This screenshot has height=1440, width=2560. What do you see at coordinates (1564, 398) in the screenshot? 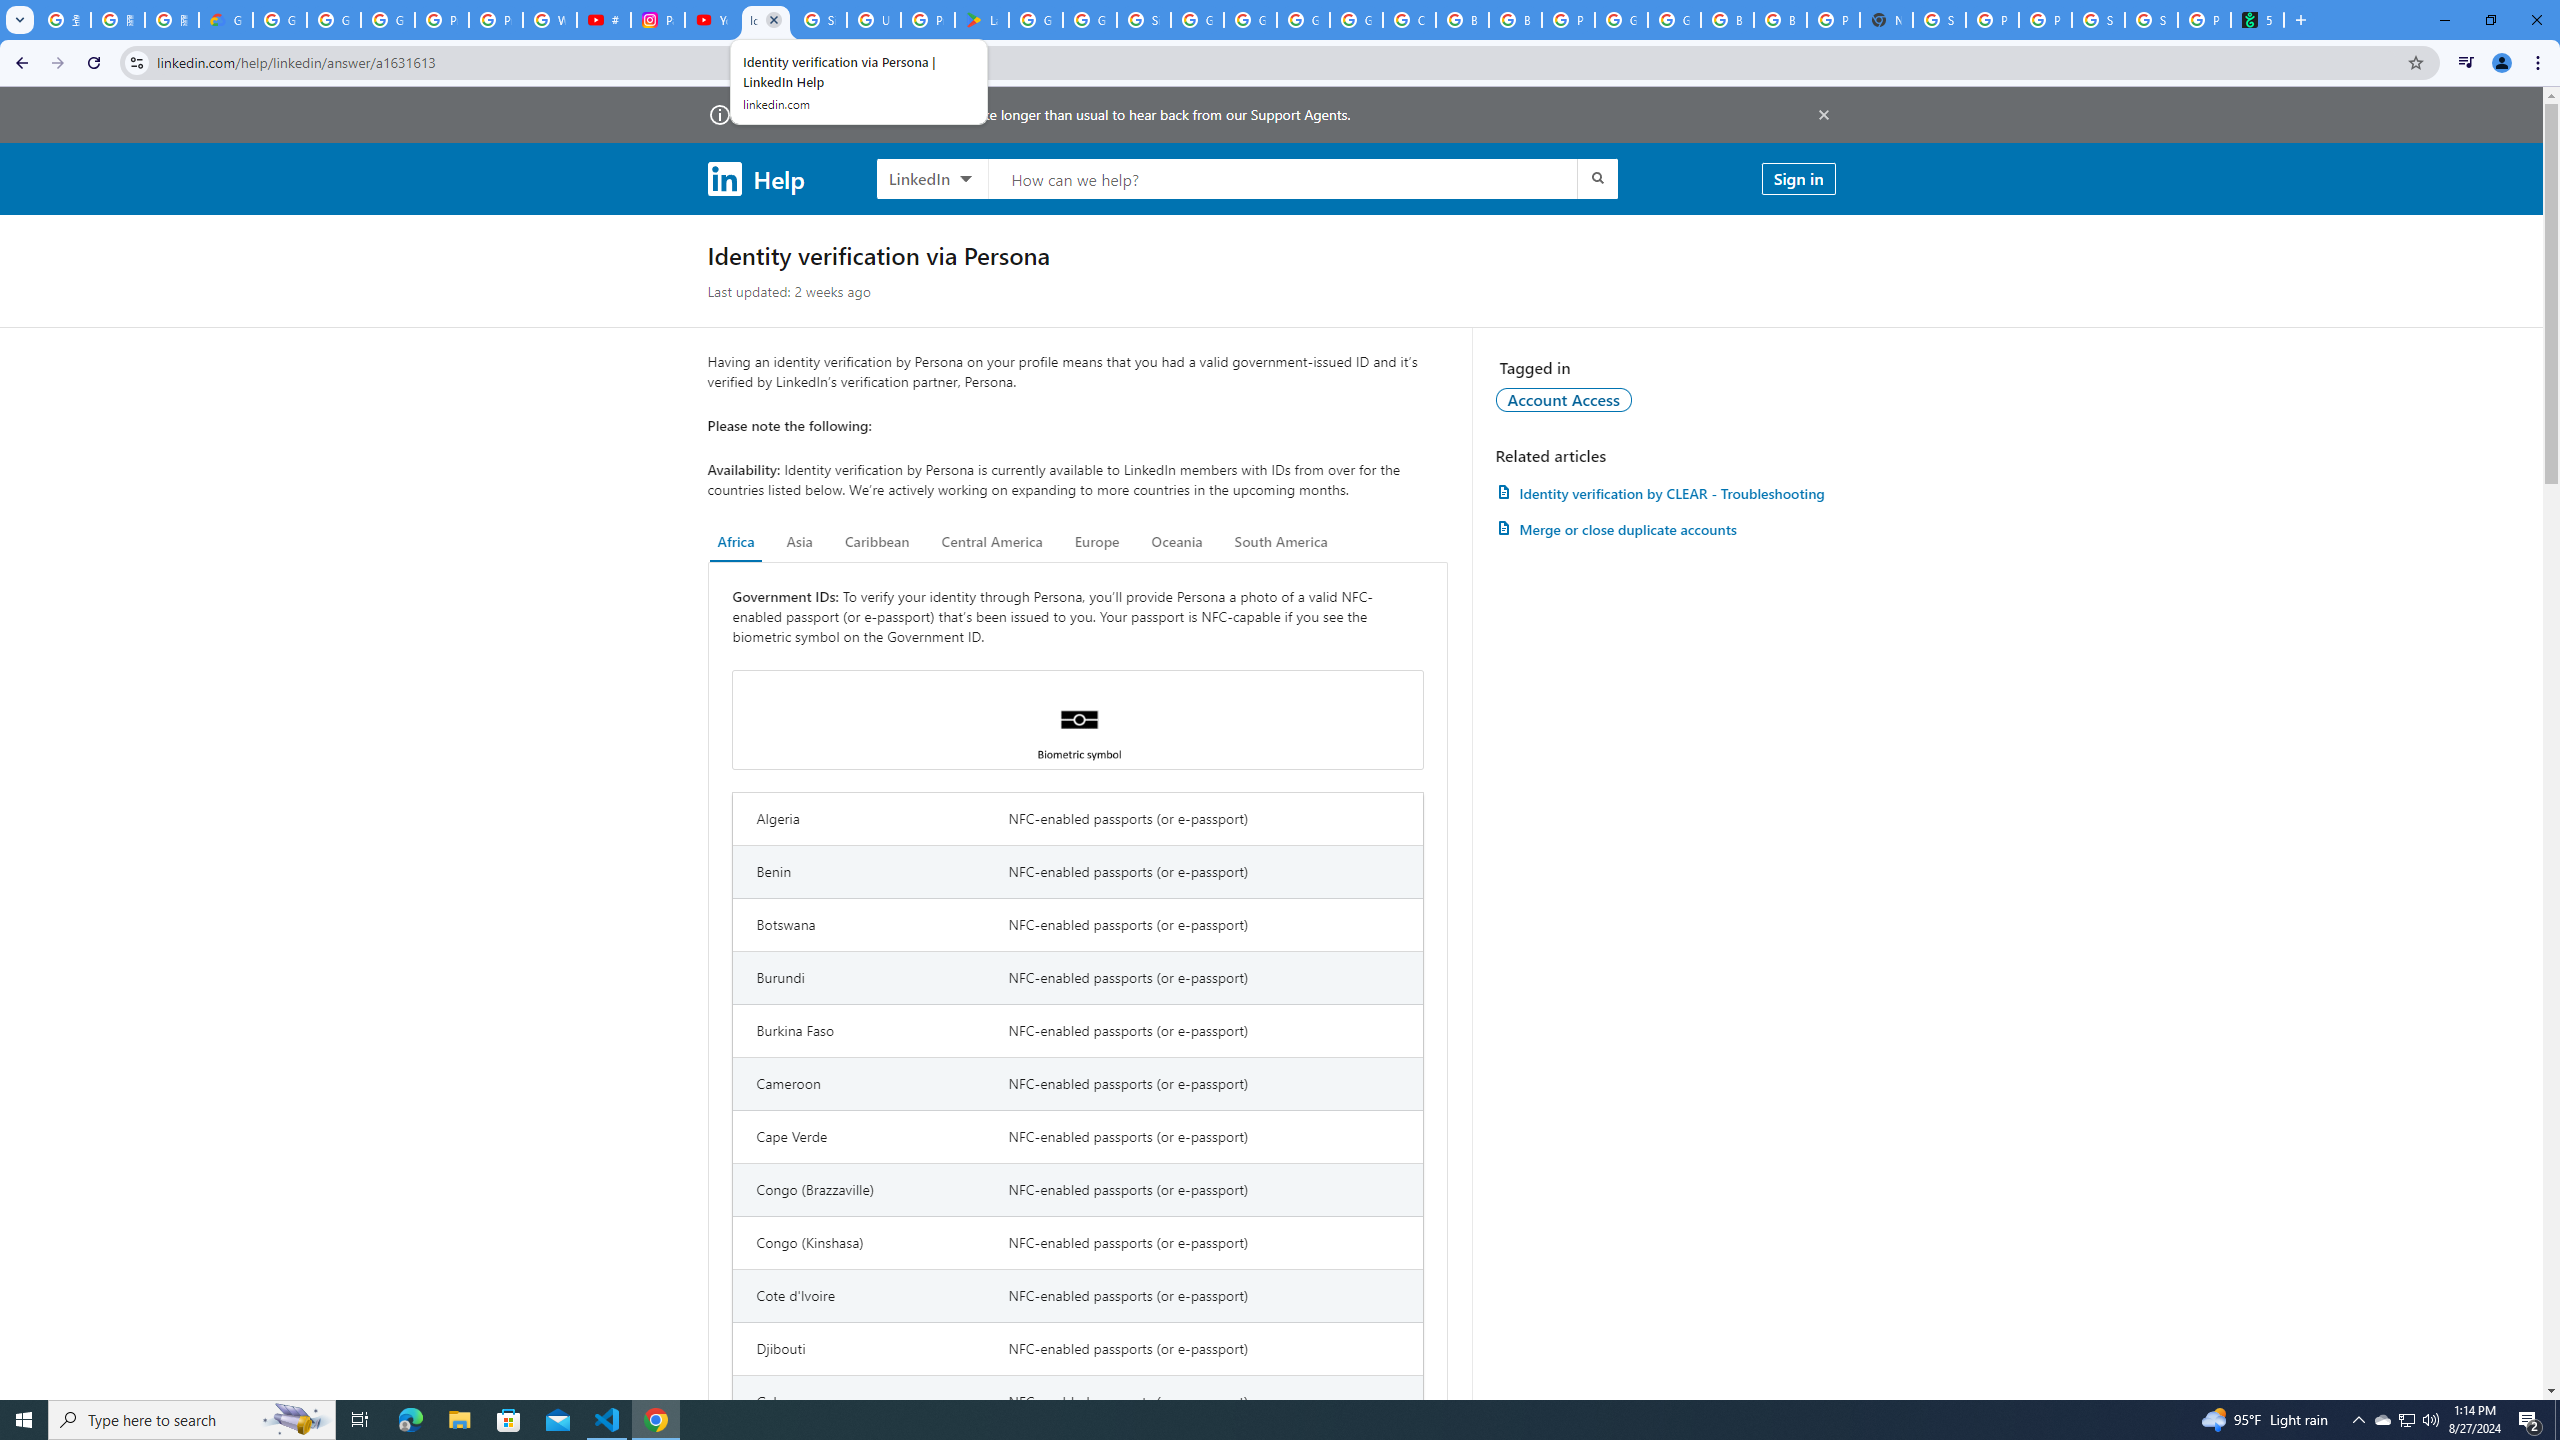
I see `'AutomationID: topic-link-a151002'` at bounding box center [1564, 398].